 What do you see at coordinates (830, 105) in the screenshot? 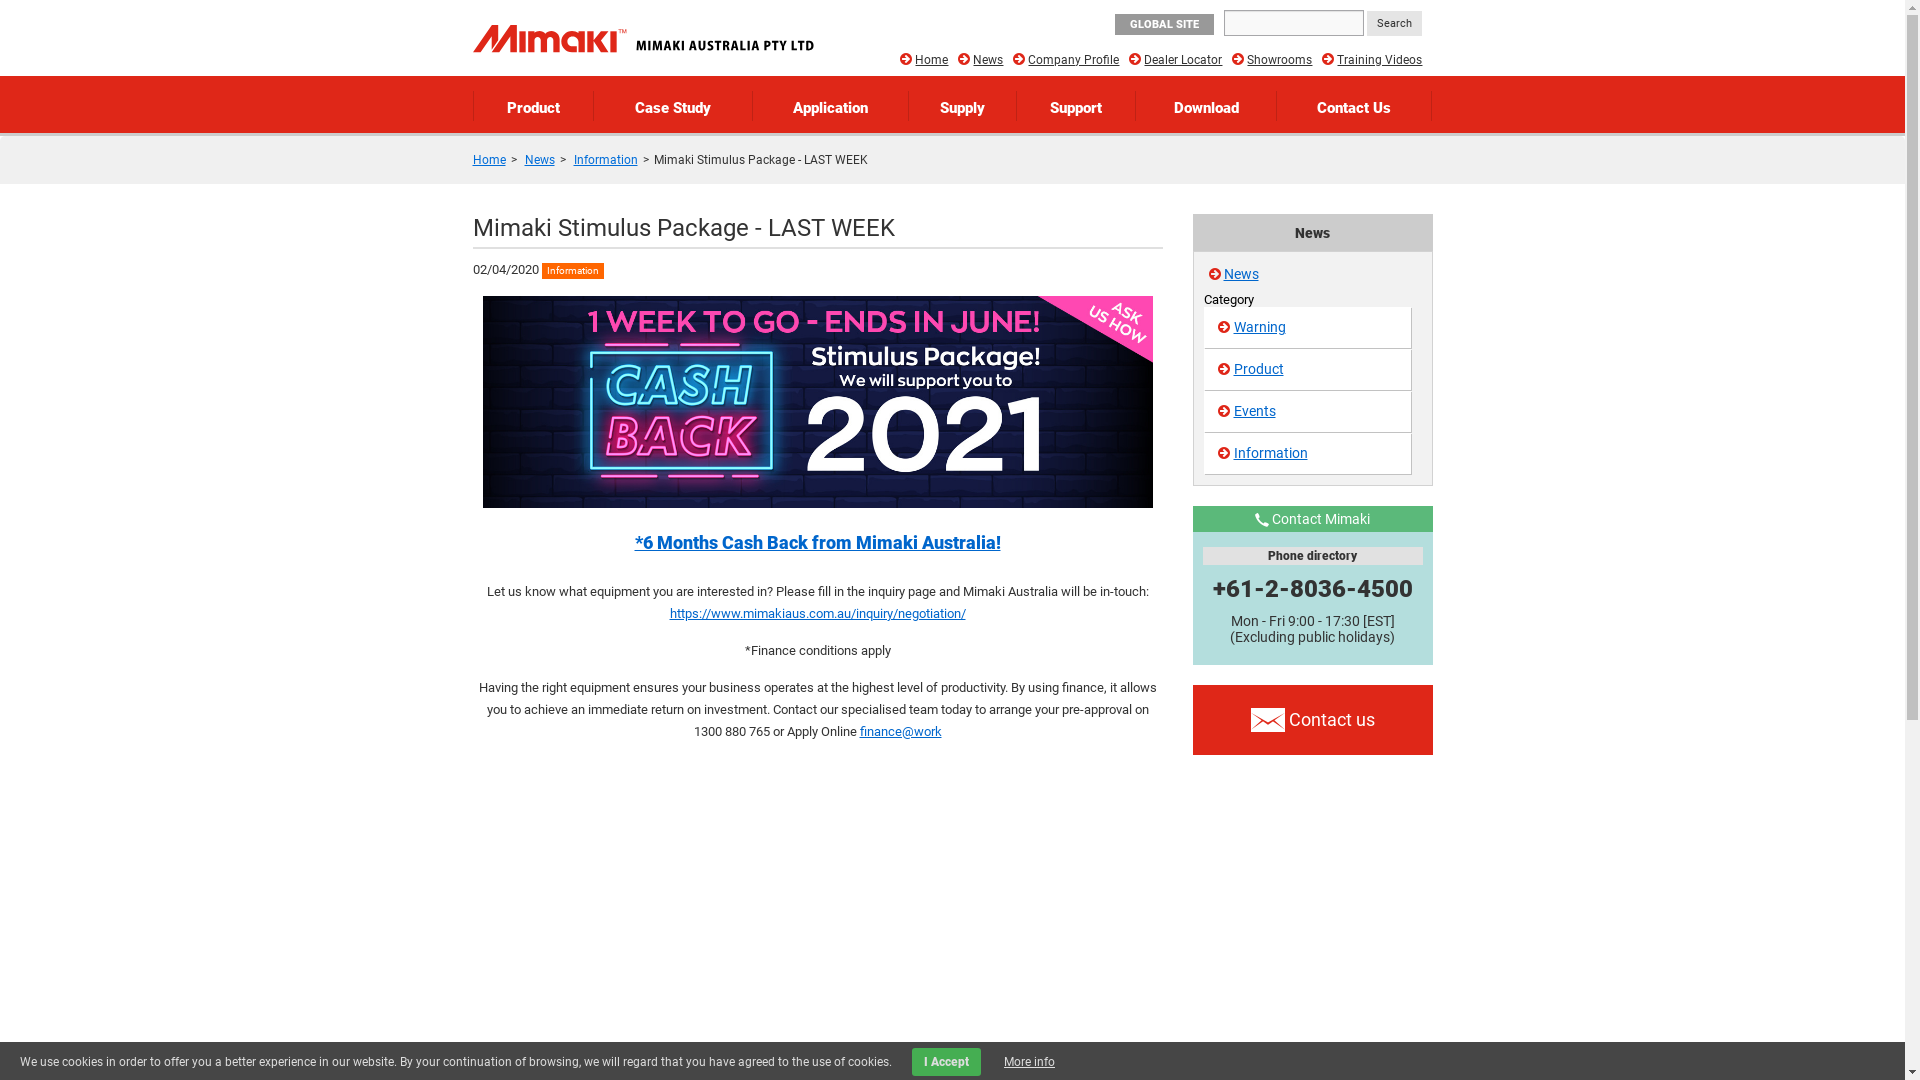
I see `'Application'` at bounding box center [830, 105].